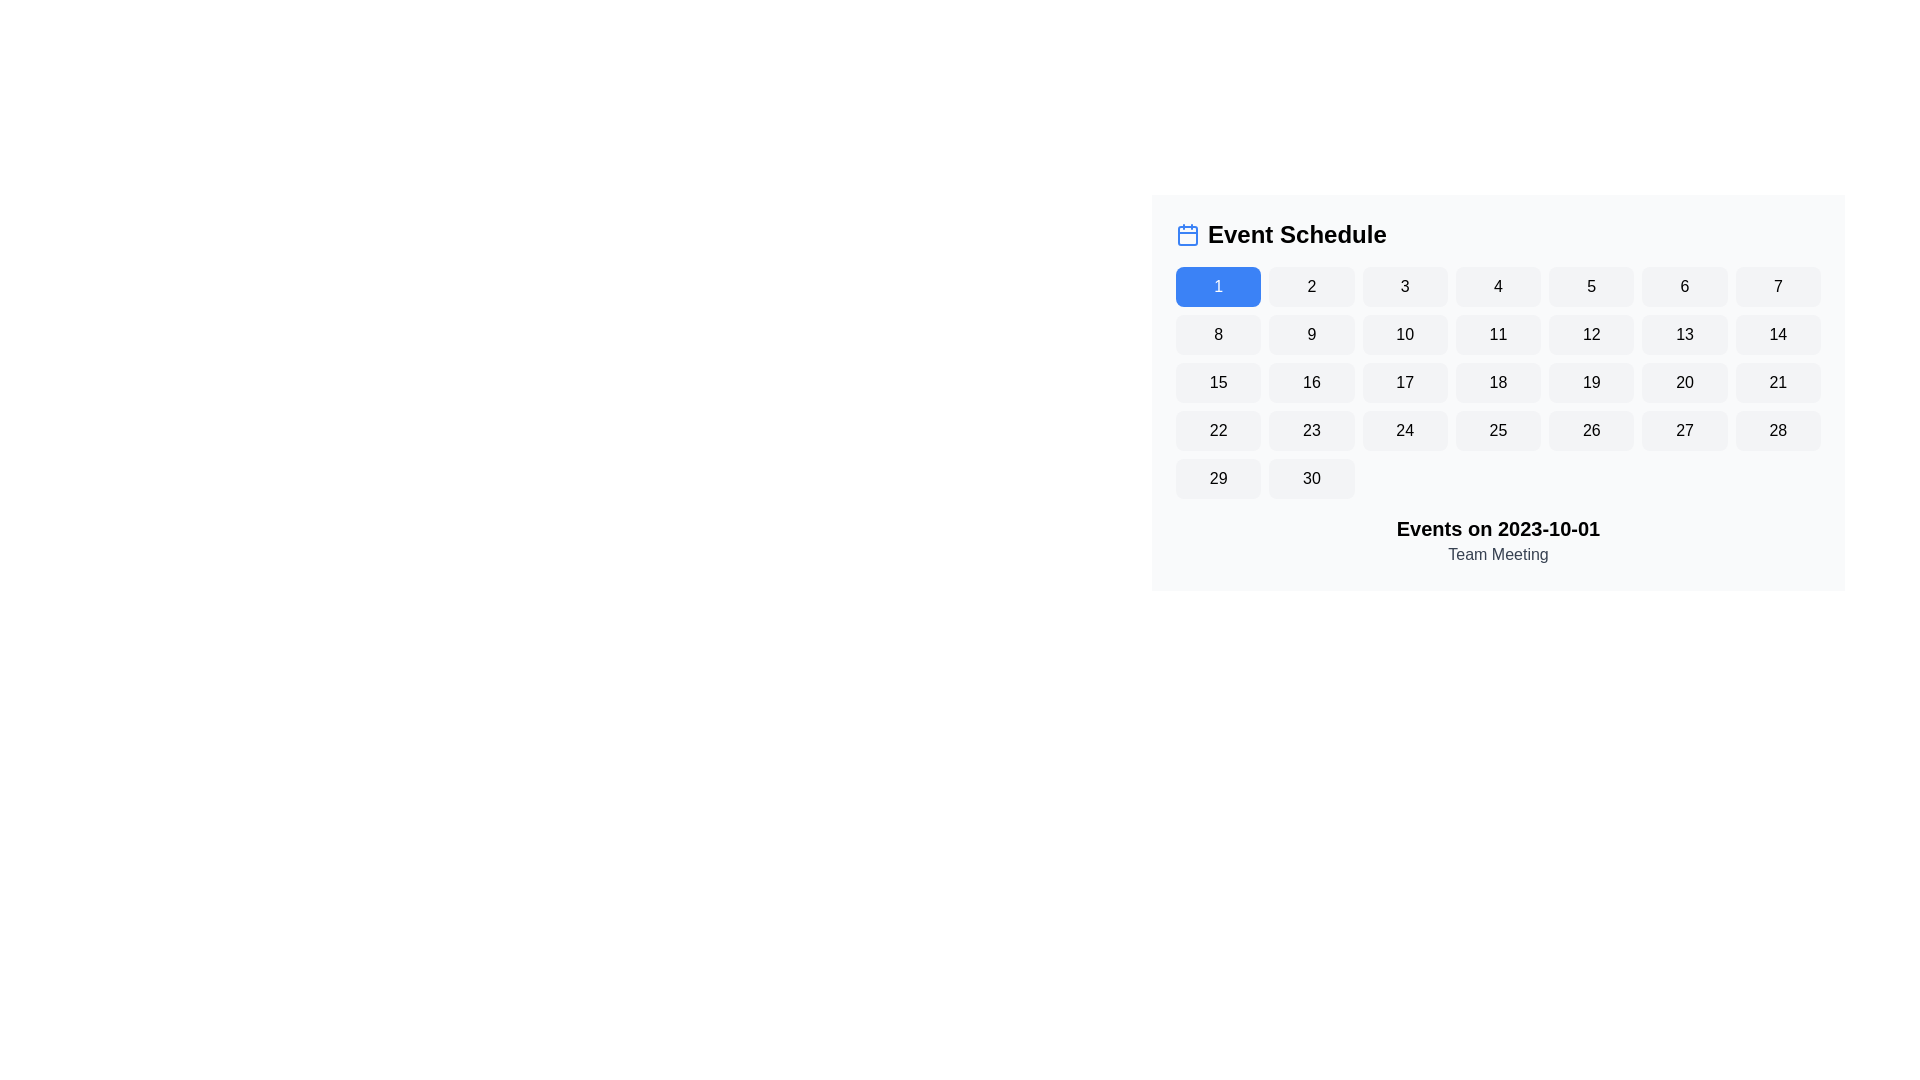 The width and height of the screenshot is (1920, 1080). Describe the element at coordinates (1404, 334) in the screenshot. I see `the rounded rectangular button with a light gray background and black text displaying the number '10'` at that location.